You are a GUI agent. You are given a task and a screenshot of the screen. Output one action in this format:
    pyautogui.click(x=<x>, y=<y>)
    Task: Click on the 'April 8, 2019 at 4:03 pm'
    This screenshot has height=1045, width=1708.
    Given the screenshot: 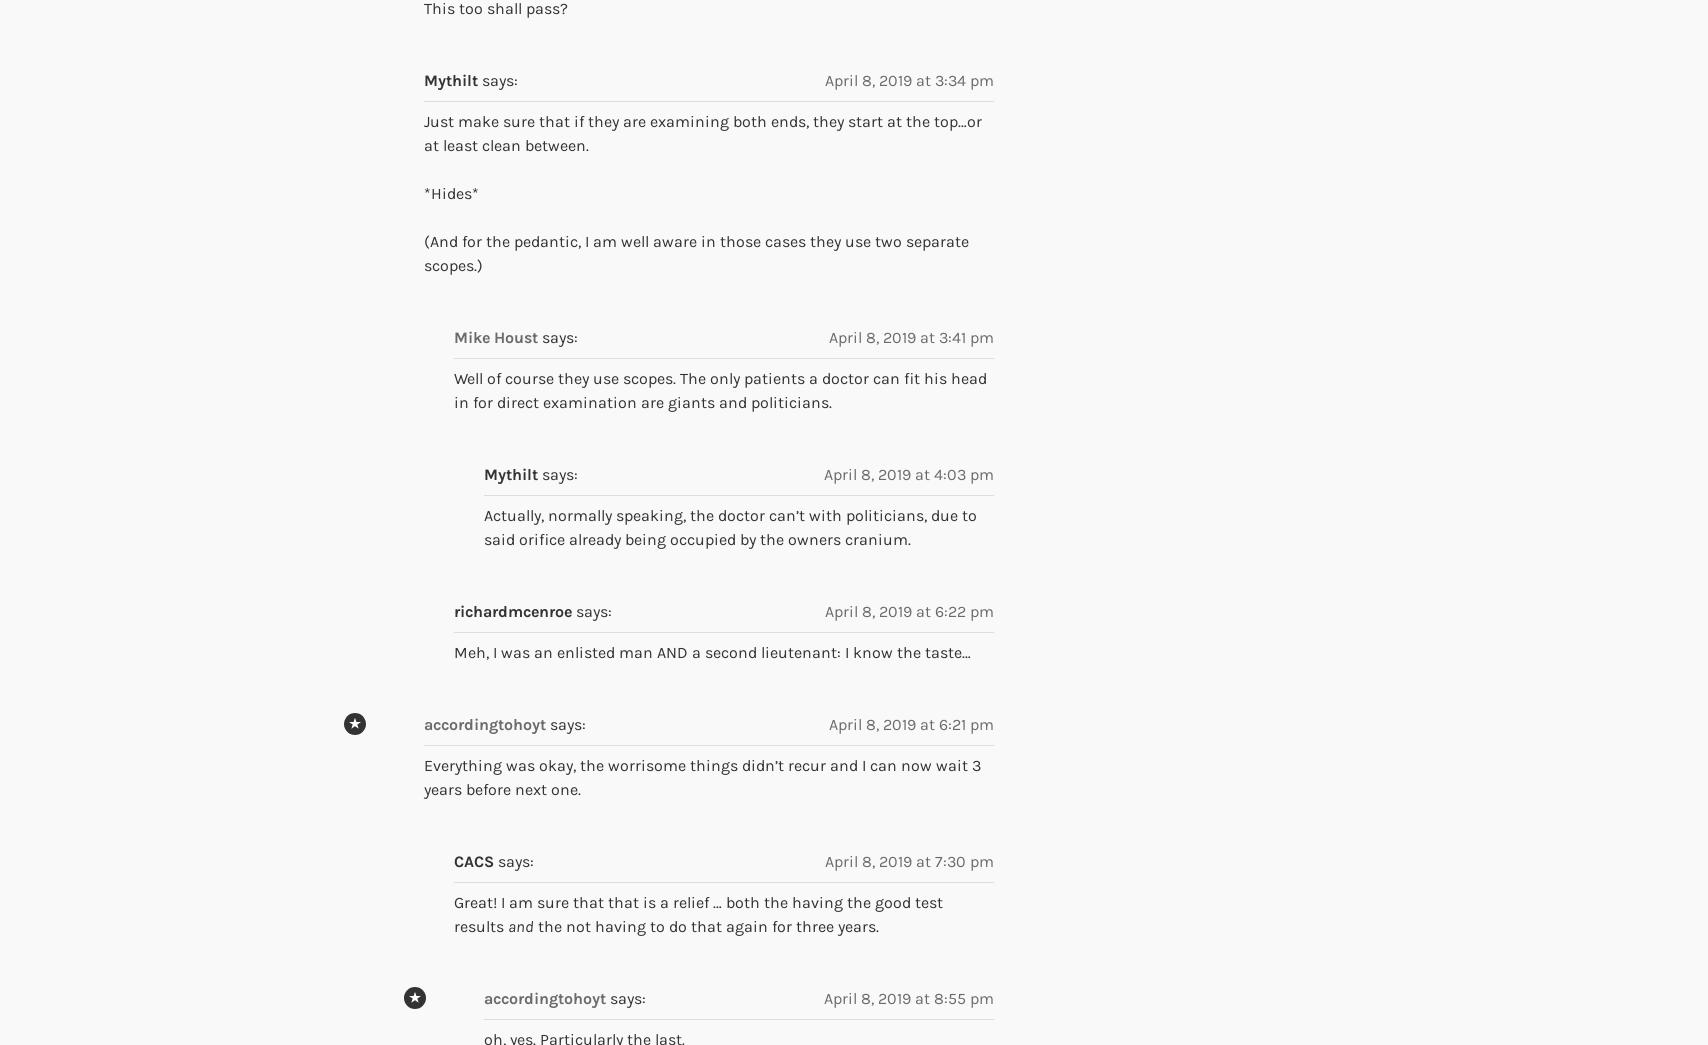 What is the action you would take?
    pyautogui.click(x=908, y=472)
    